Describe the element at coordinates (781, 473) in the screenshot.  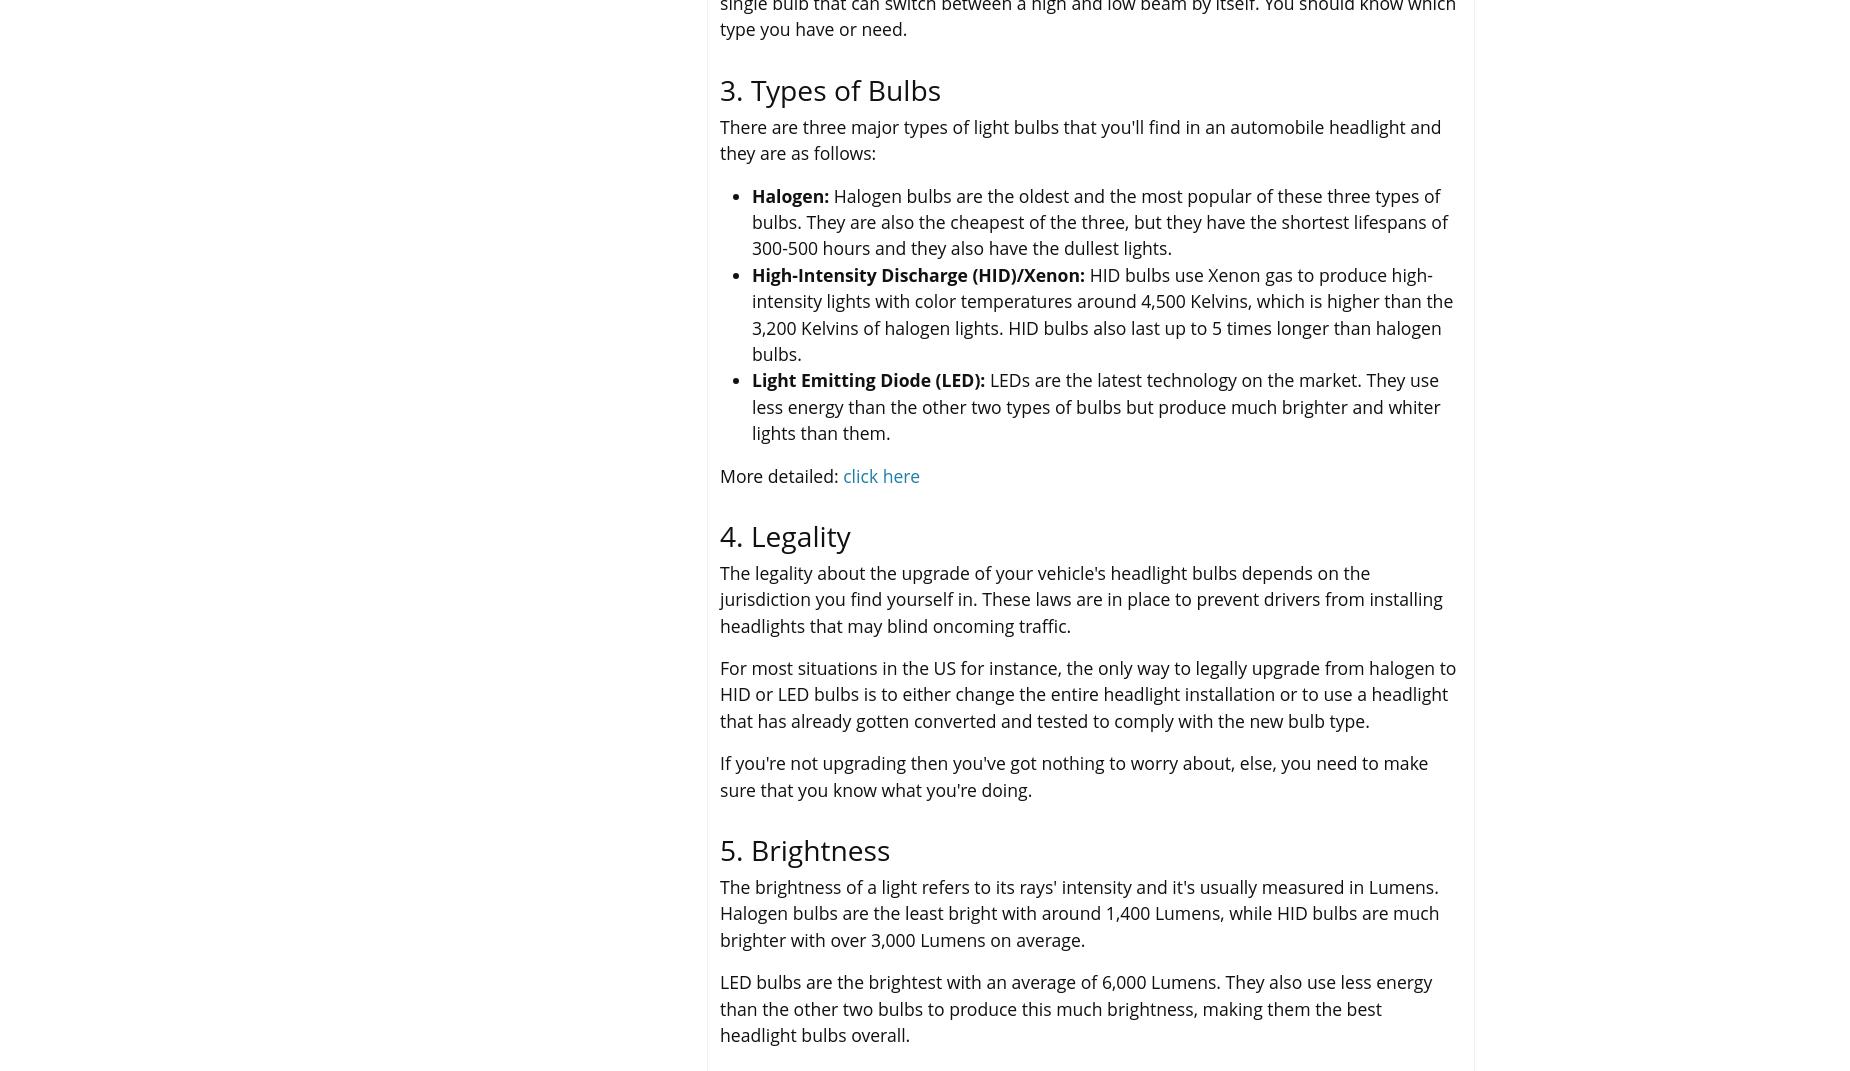
I see `'More detailed:'` at that location.